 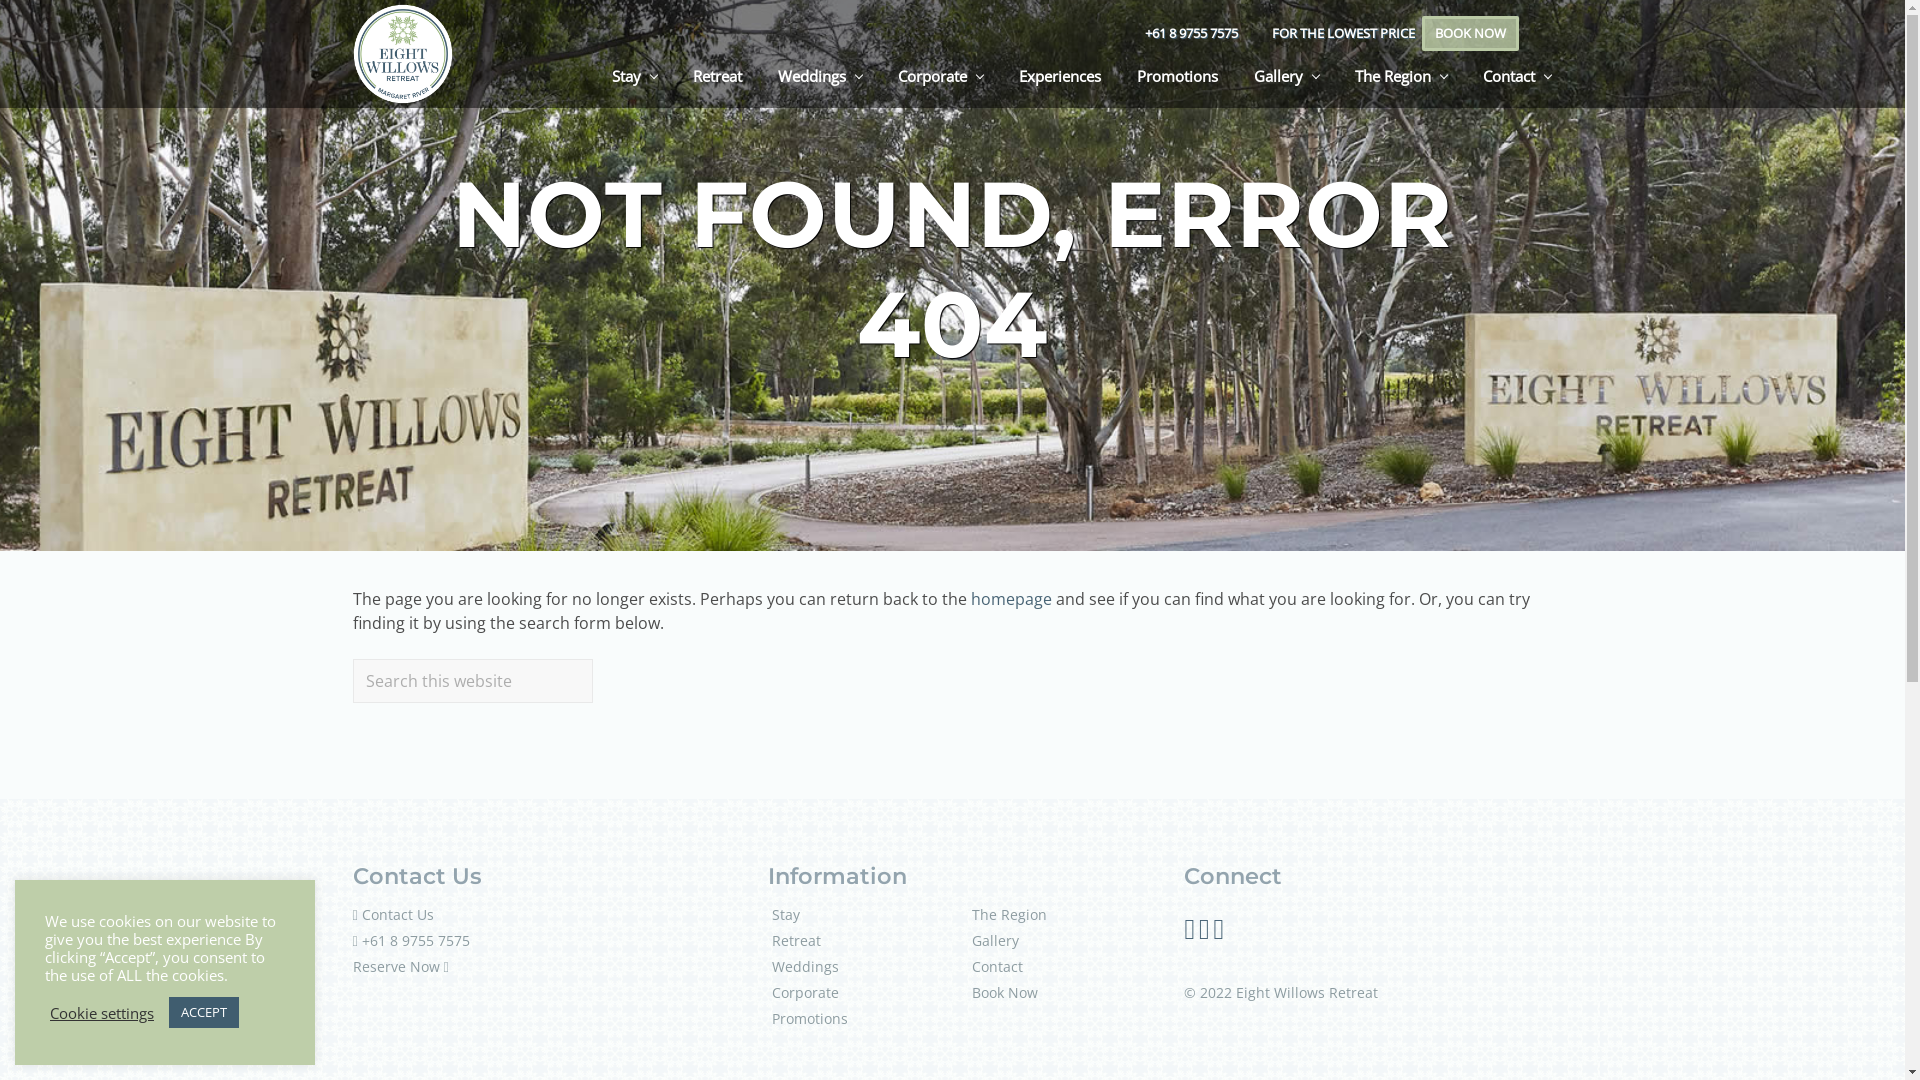 What do you see at coordinates (398, 914) in the screenshot?
I see `'Contact Us'` at bounding box center [398, 914].